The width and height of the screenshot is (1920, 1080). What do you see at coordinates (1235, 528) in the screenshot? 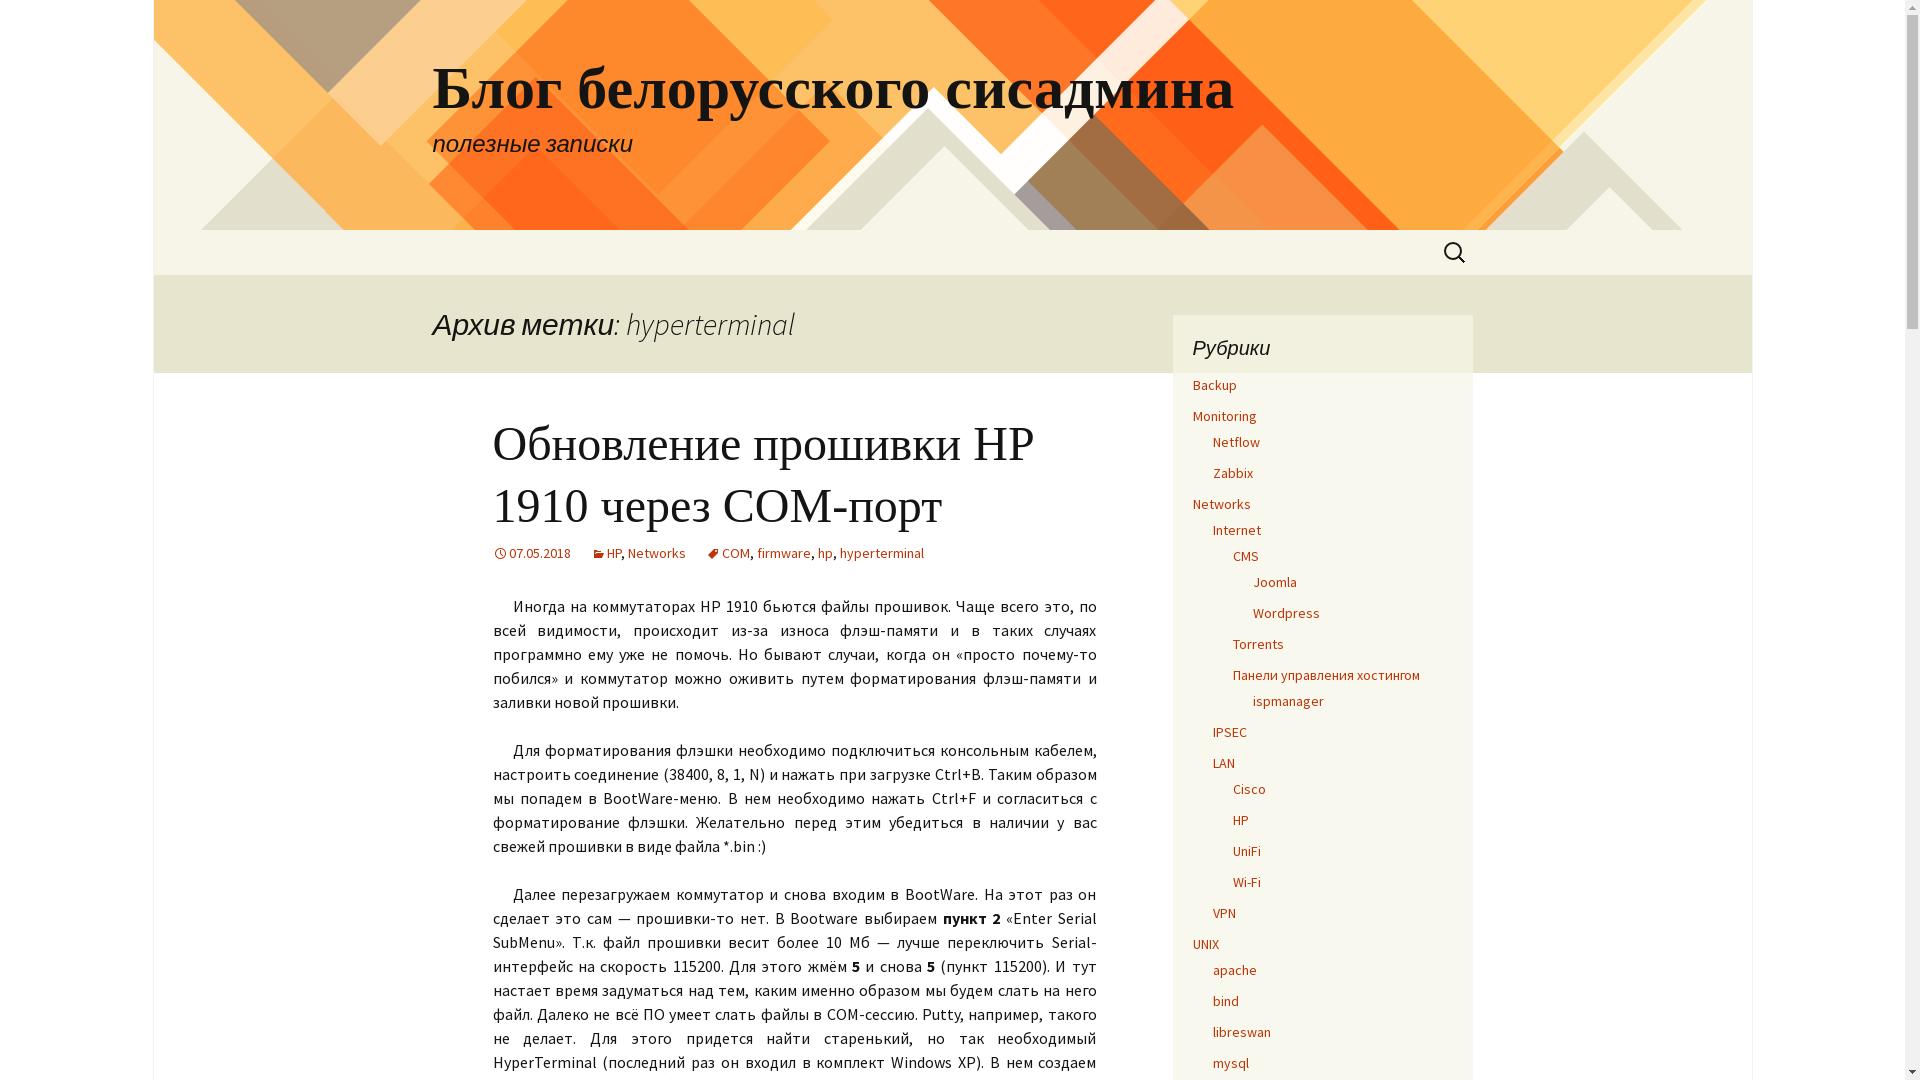
I see `'Internet'` at bounding box center [1235, 528].